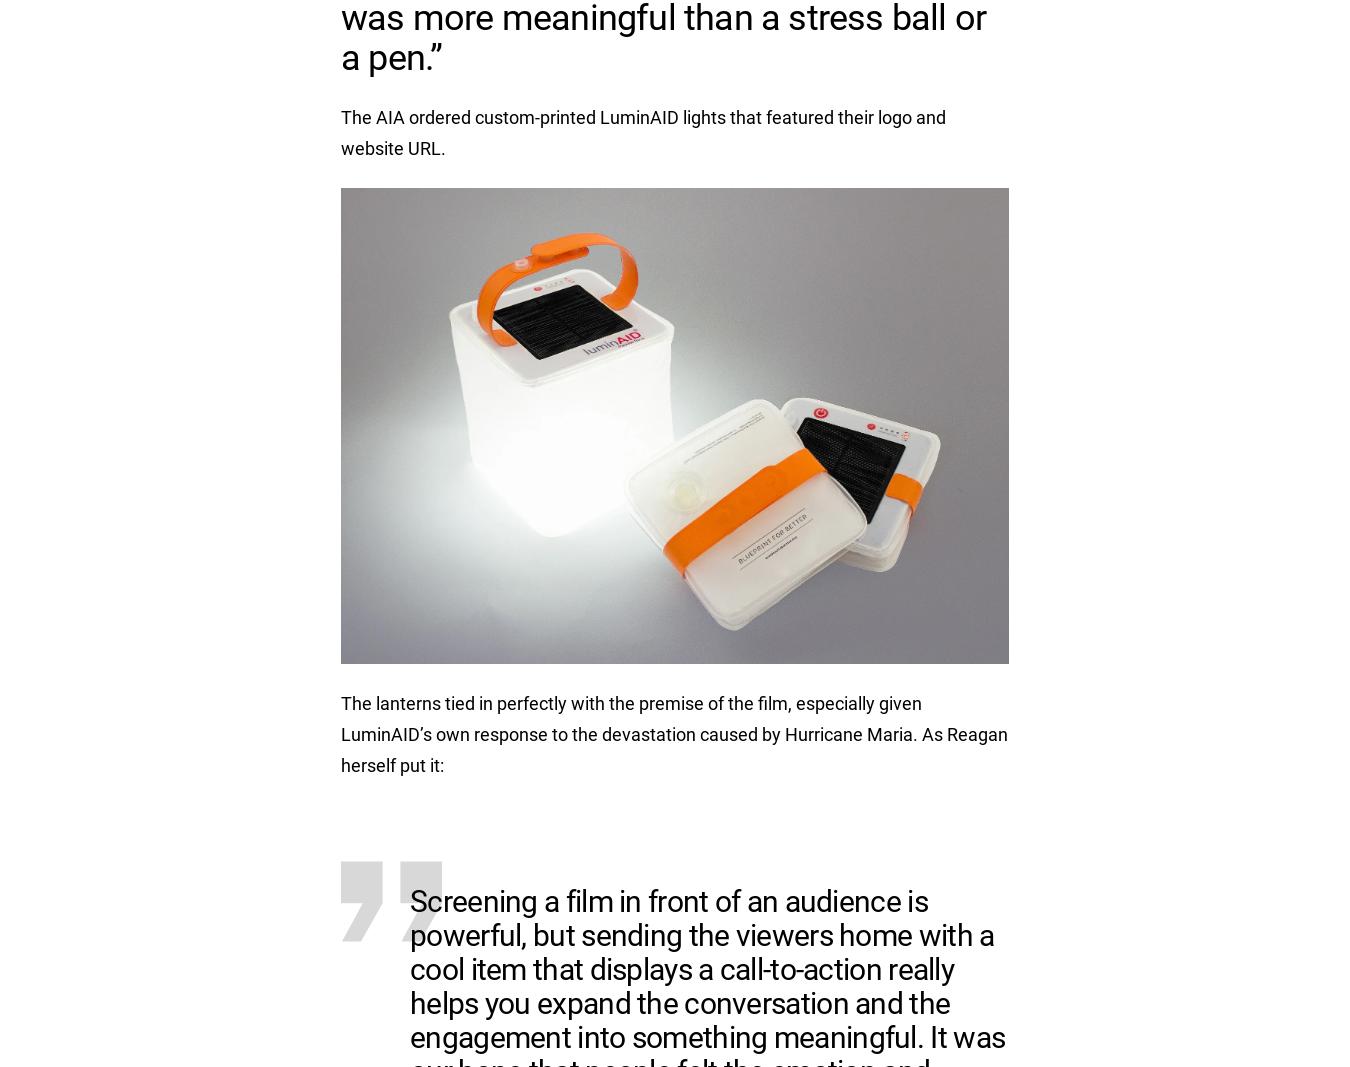  What do you see at coordinates (912, 243) in the screenshot?
I see `'Slovakia (EUR €)'` at bounding box center [912, 243].